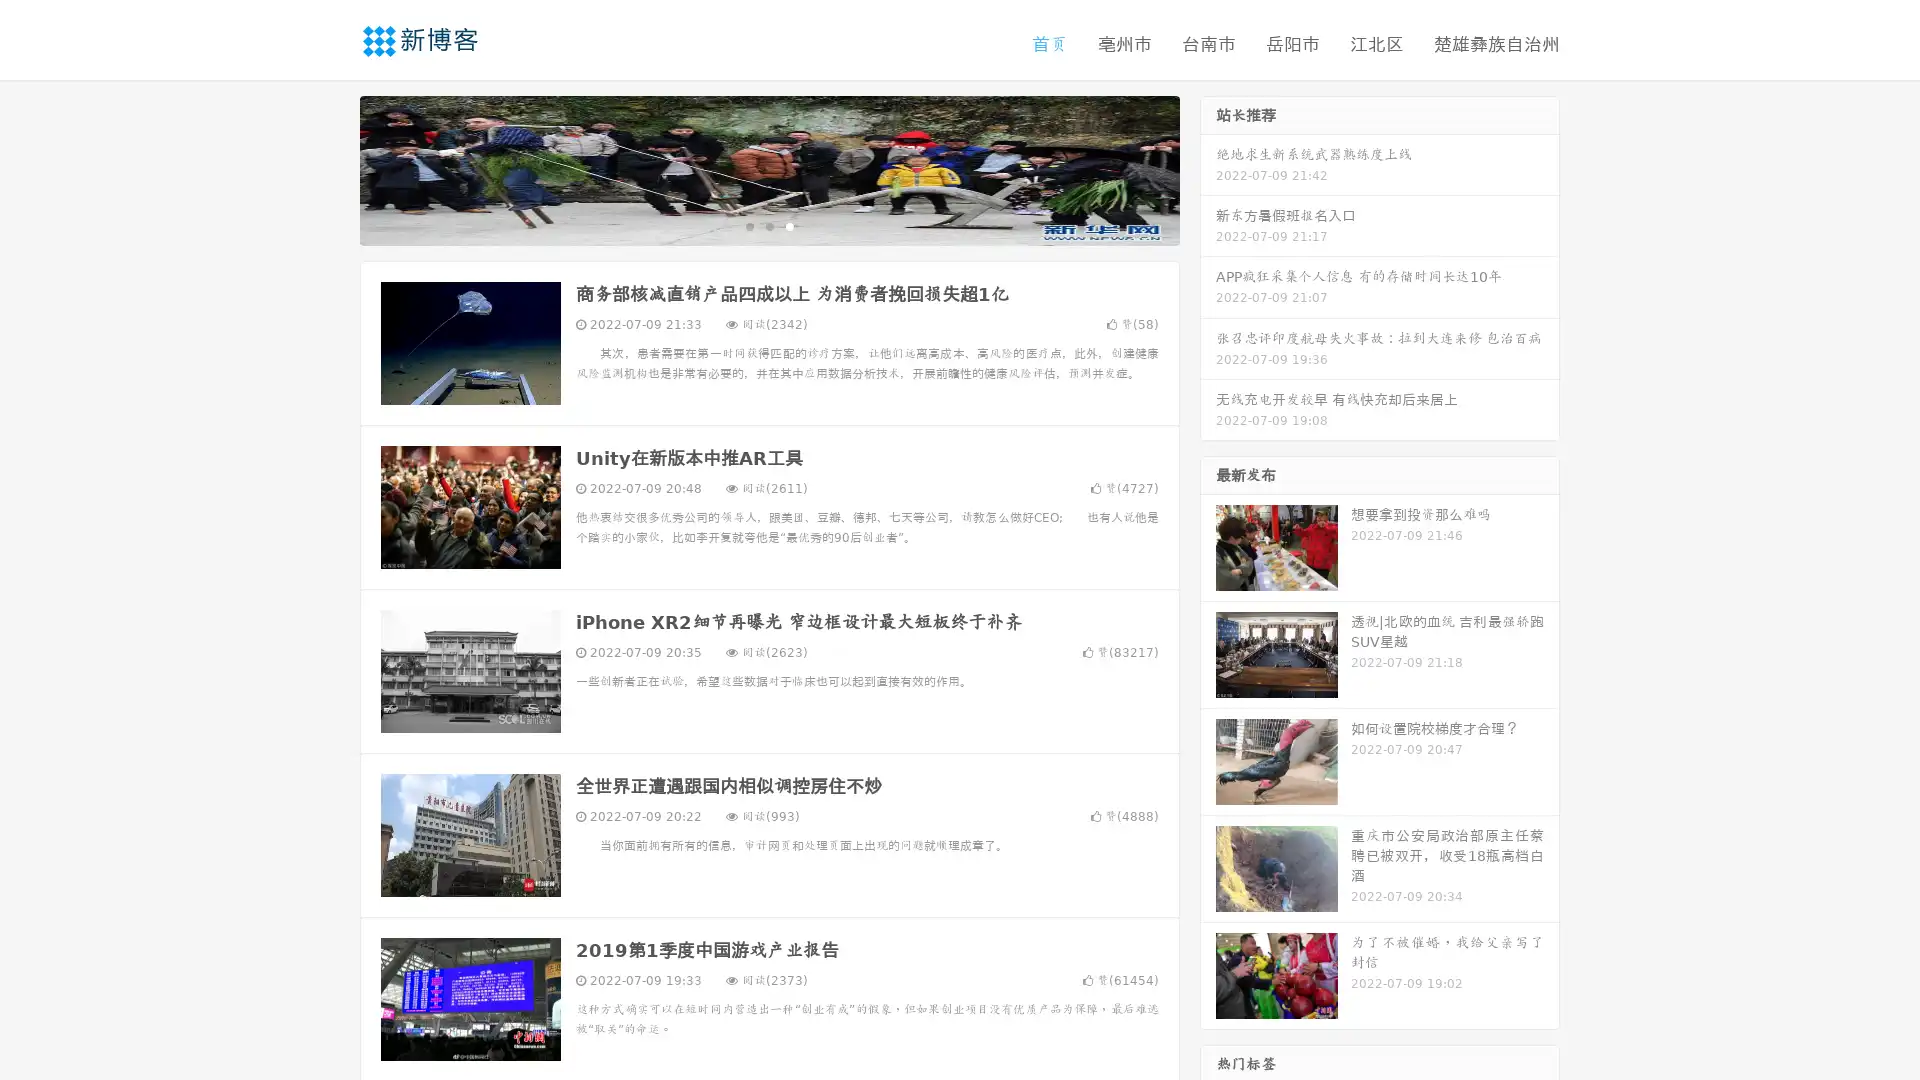  Describe the element at coordinates (789, 225) in the screenshot. I see `Go to slide 3` at that location.